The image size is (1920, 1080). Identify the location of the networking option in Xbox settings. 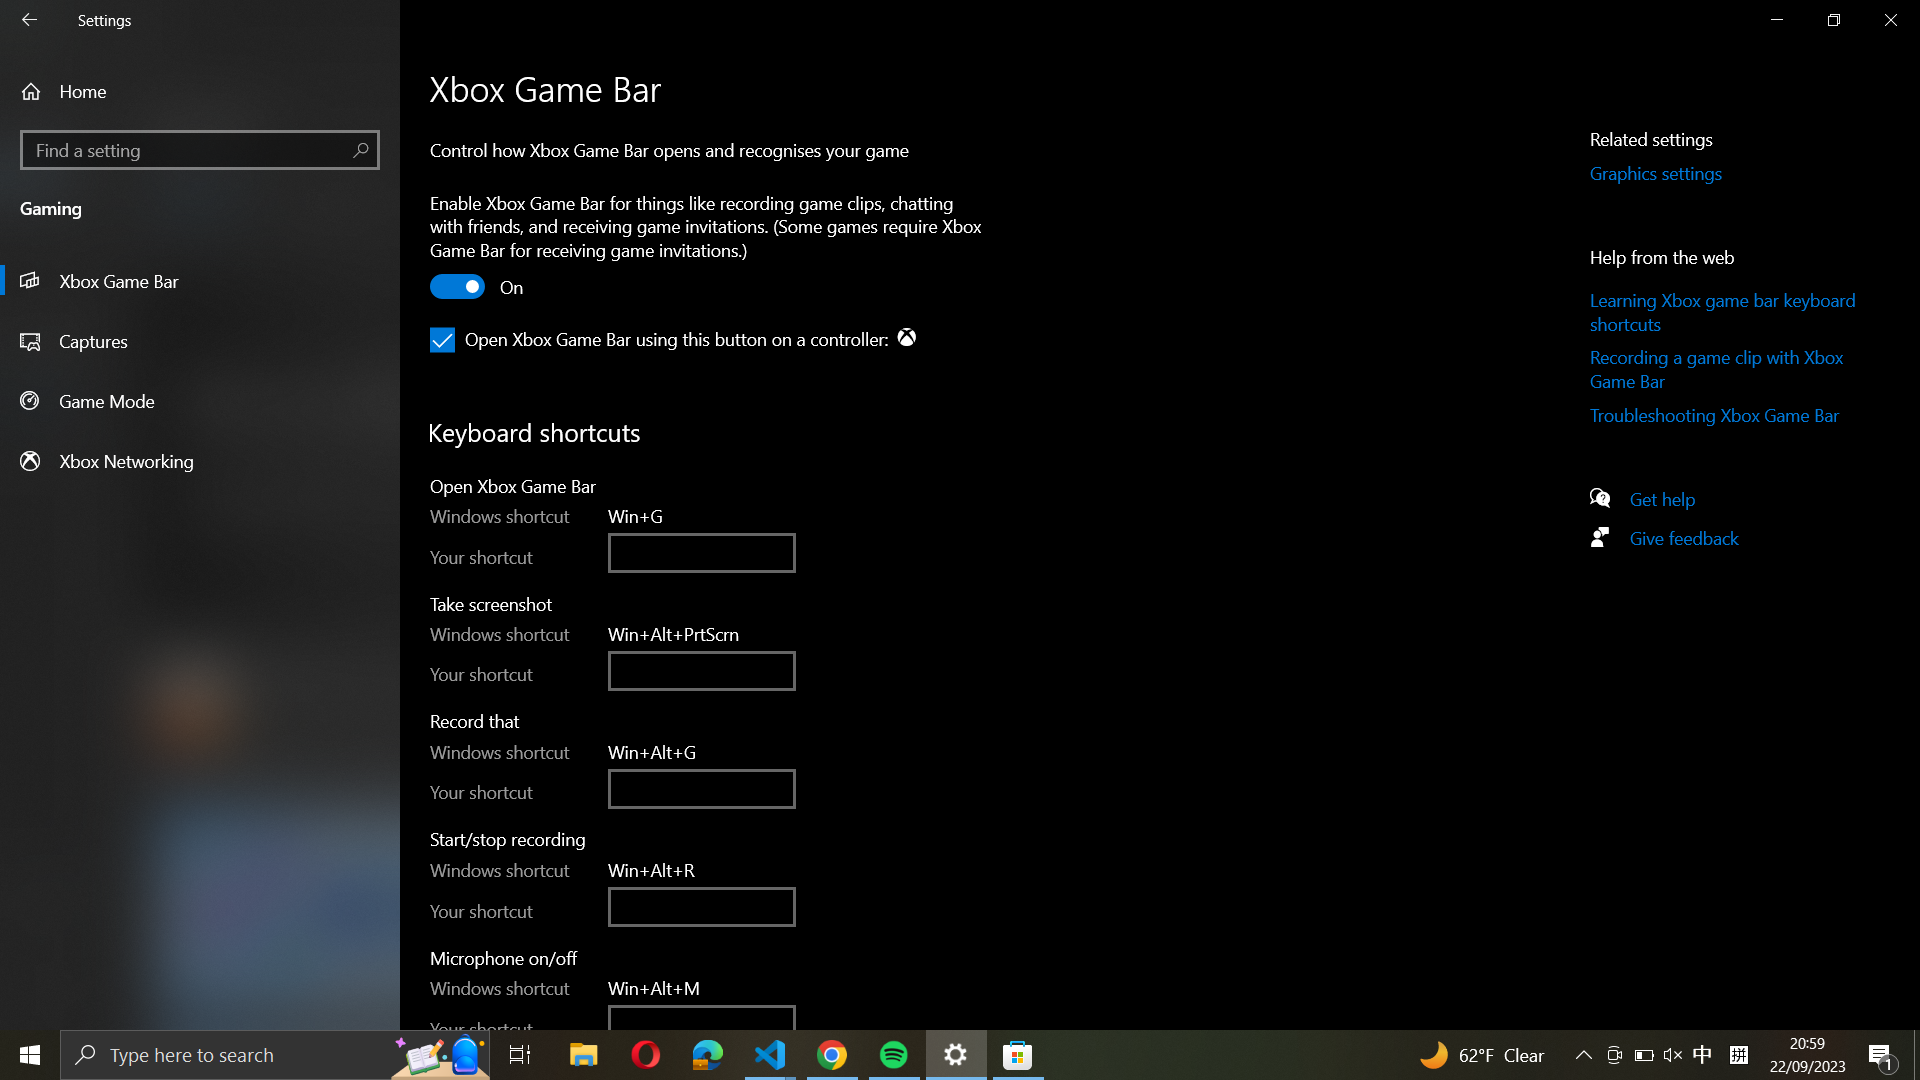
(200, 460).